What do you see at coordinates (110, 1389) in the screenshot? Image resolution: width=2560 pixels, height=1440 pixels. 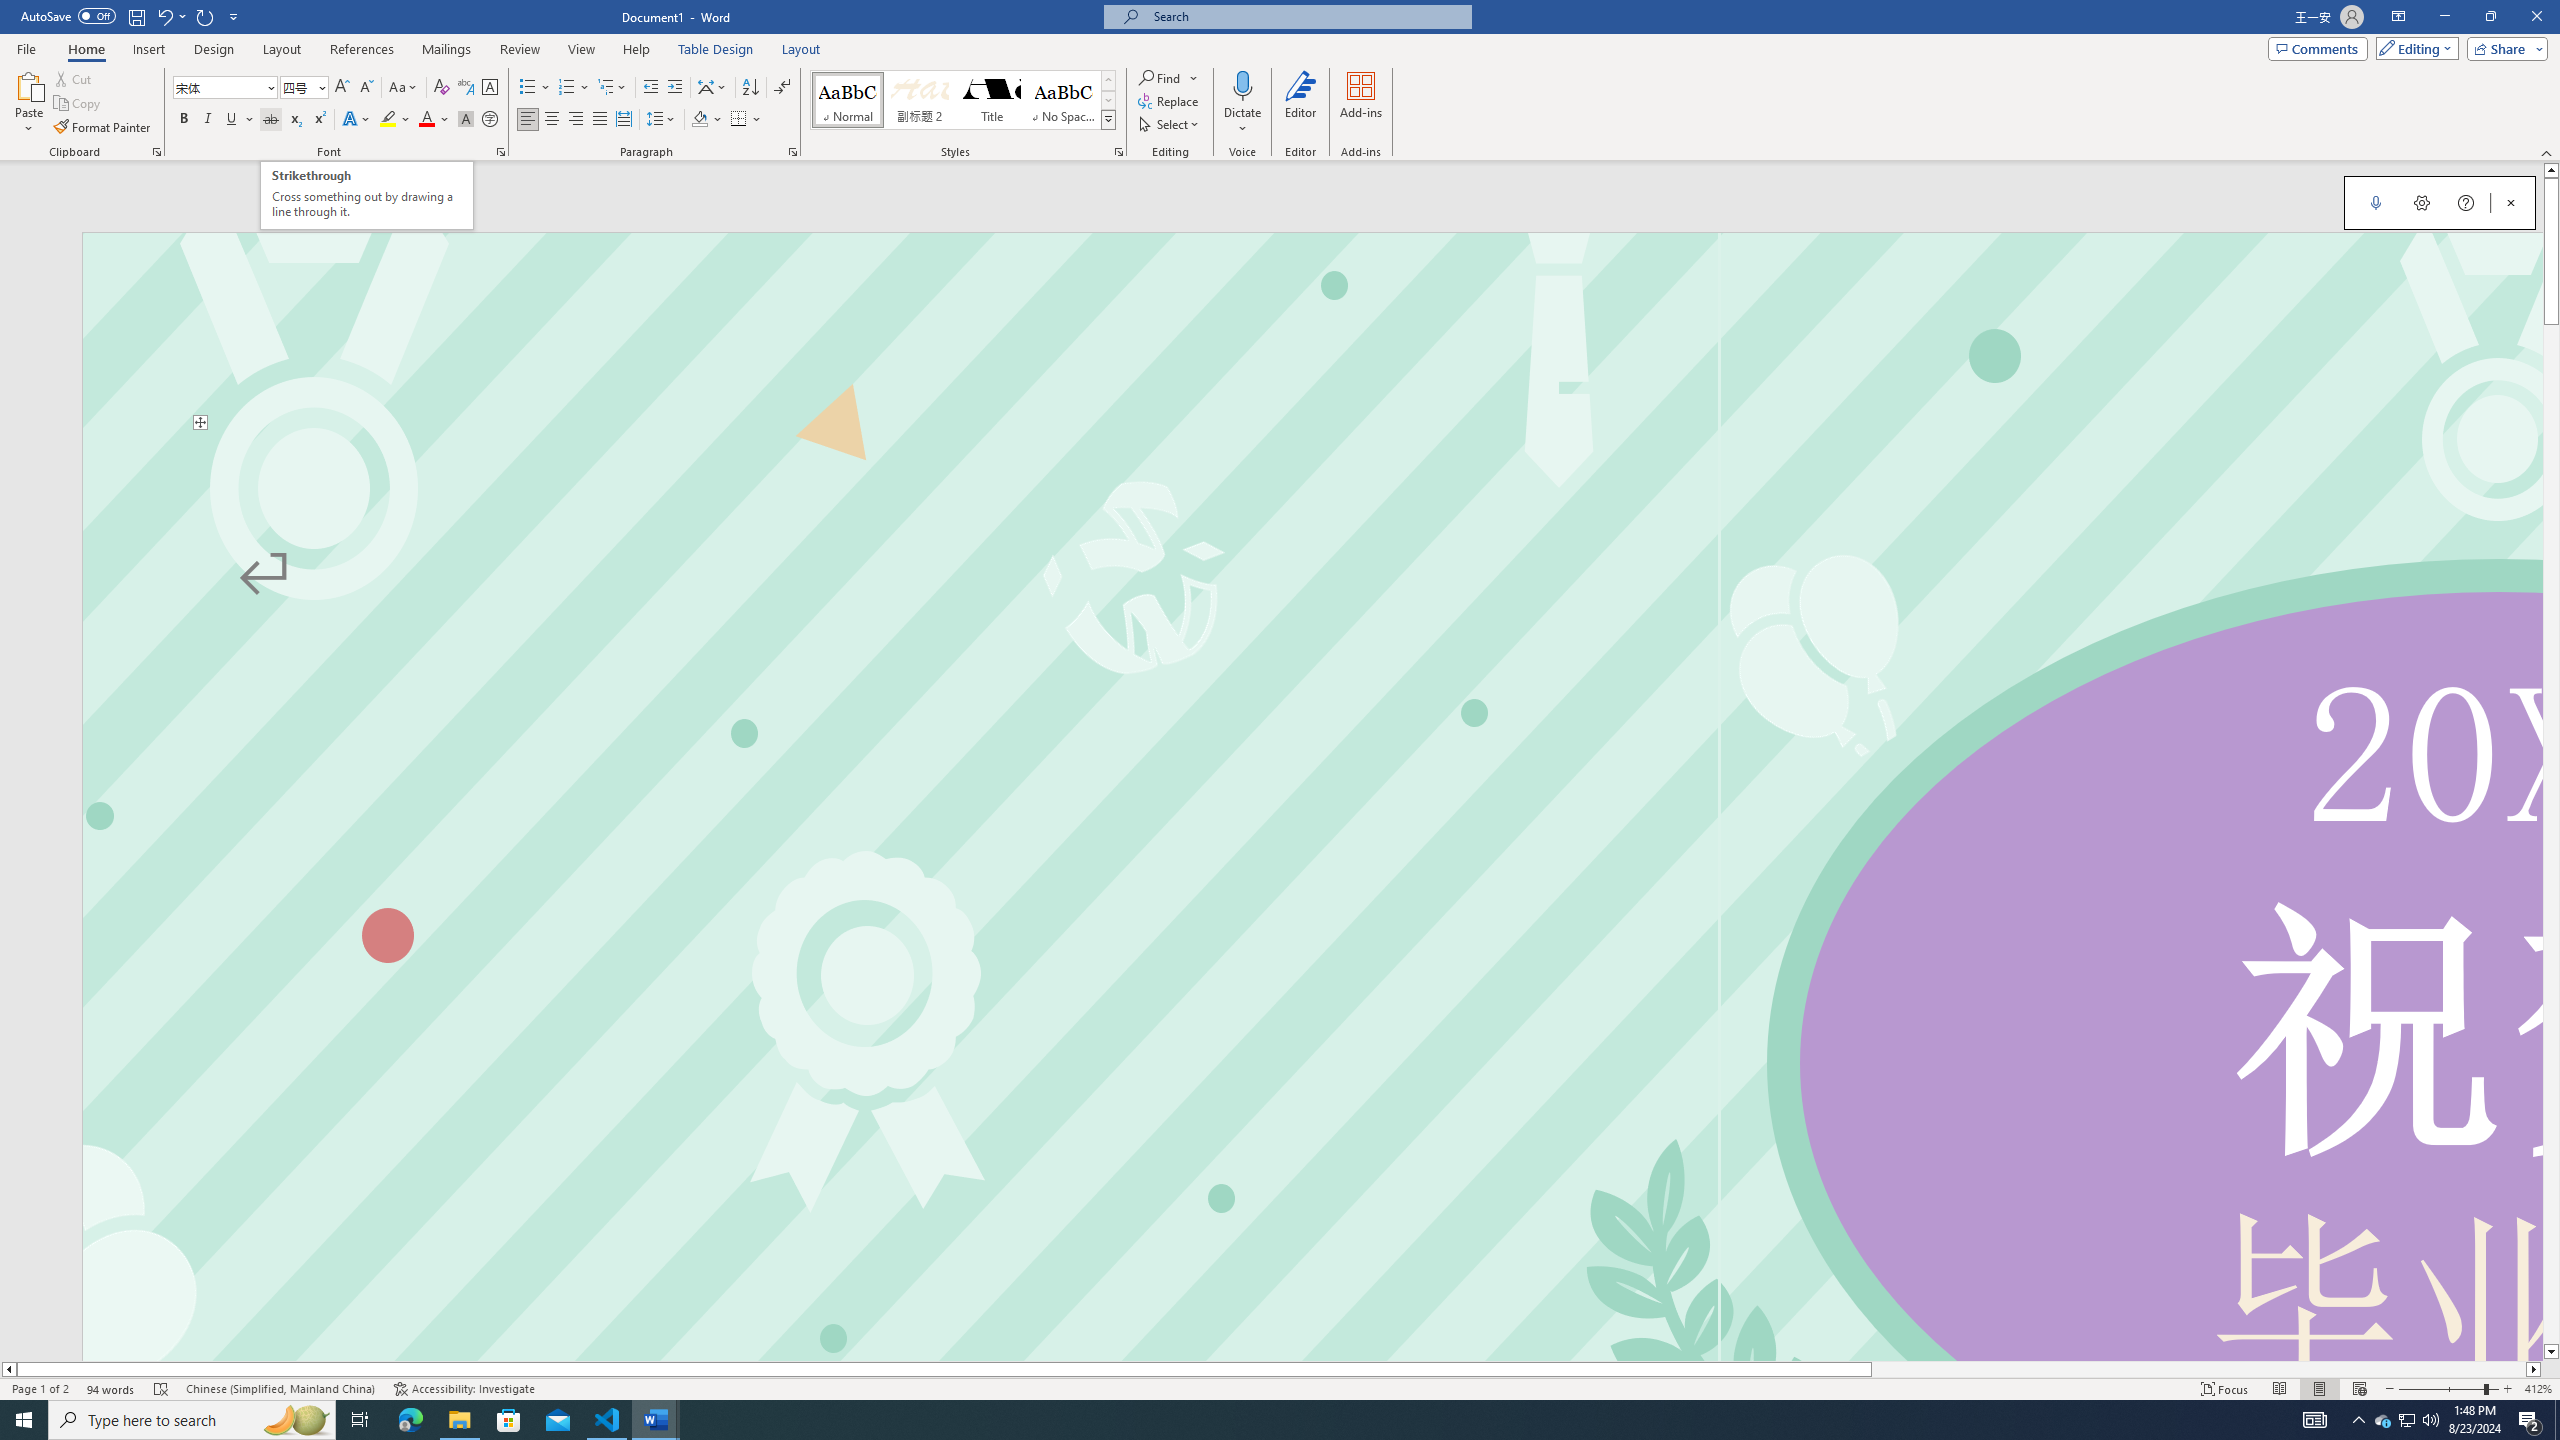 I see `'Word Count 94 words'` at bounding box center [110, 1389].